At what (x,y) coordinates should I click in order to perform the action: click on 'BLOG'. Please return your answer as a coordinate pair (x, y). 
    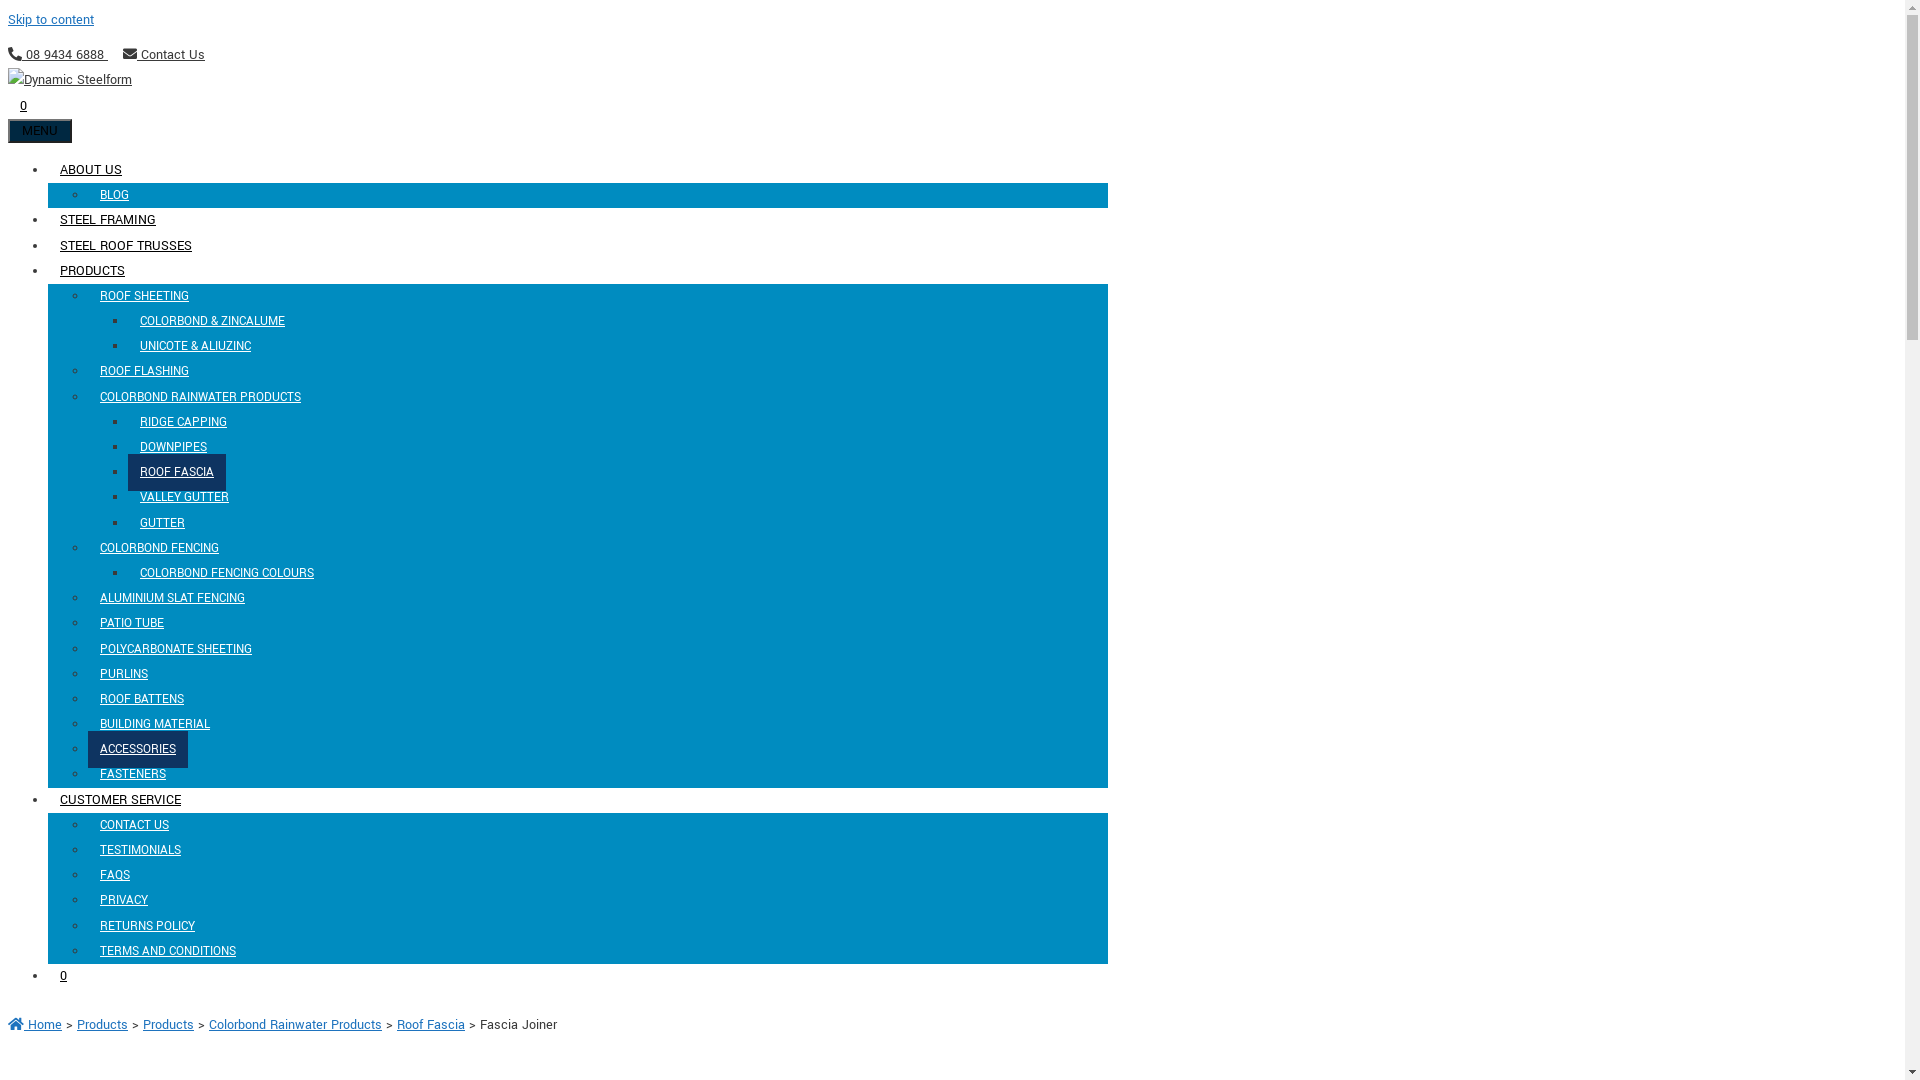
    Looking at the image, I should click on (113, 195).